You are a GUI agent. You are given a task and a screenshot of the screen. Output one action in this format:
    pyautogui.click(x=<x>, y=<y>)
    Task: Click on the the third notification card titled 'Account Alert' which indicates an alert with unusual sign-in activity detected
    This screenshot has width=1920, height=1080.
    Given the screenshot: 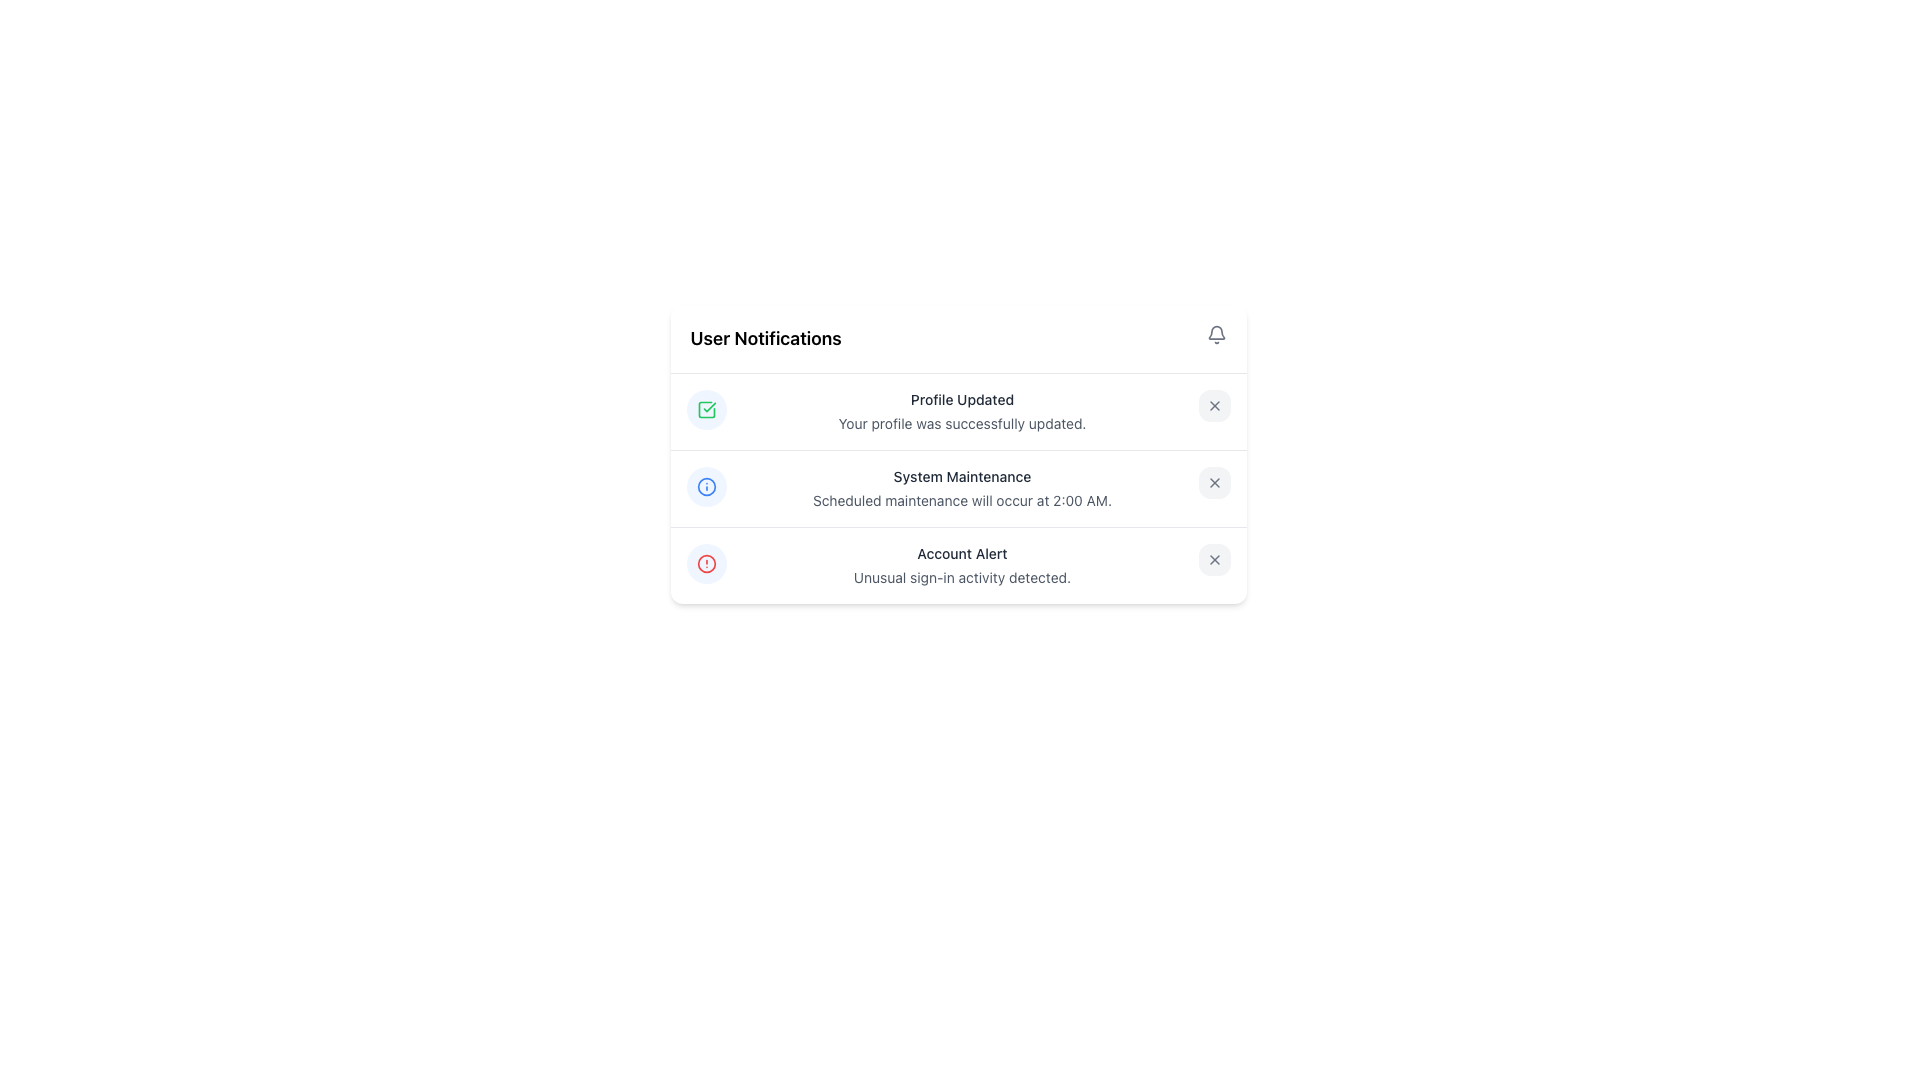 What is the action you would take?
    pyautogui.click(x=957, y=565)
    